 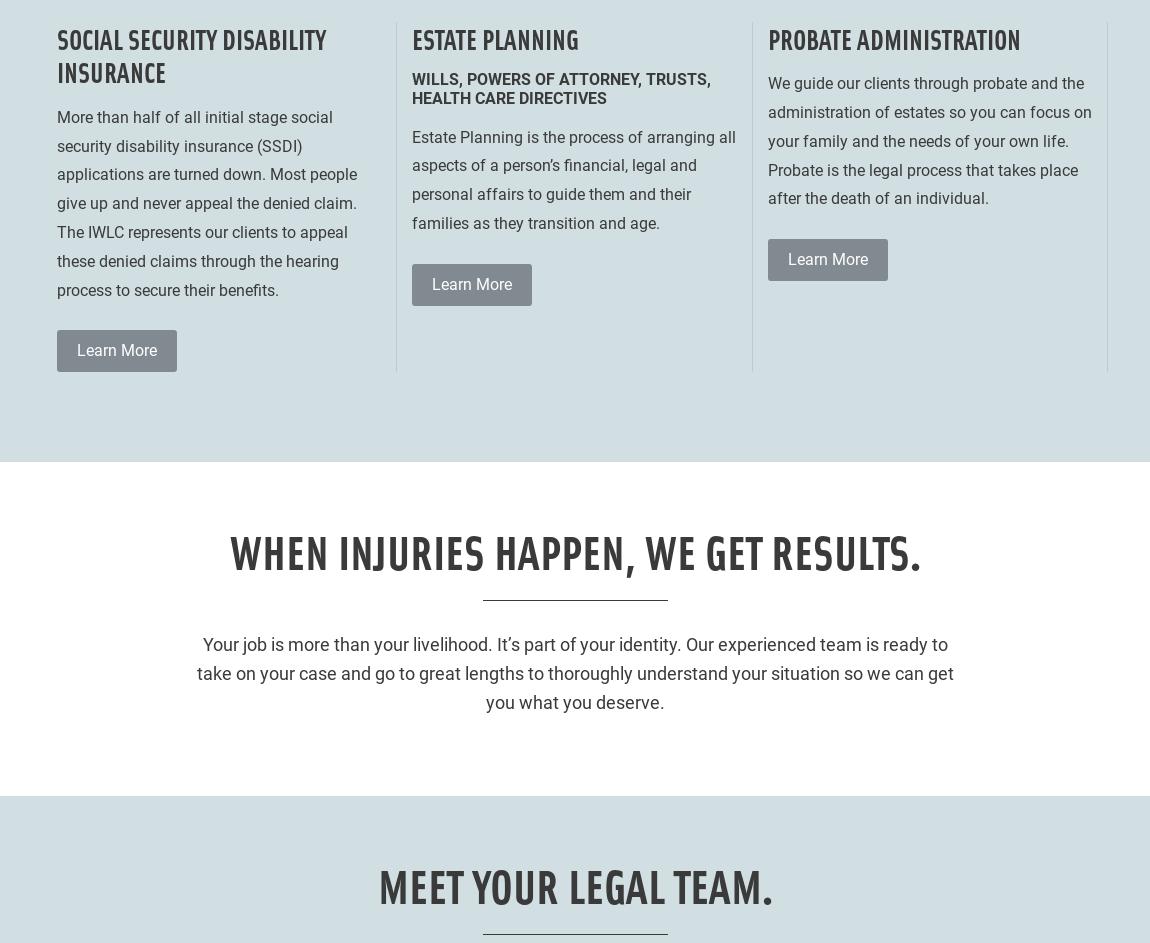 I want to click on 'Your job is more than your livelihood. It’s part of your identity. Our experienced team is ready to take on your case and go to great lengths to thoroughly understand your situation so we can get you what you deserve.', so click(x=574, y=673).